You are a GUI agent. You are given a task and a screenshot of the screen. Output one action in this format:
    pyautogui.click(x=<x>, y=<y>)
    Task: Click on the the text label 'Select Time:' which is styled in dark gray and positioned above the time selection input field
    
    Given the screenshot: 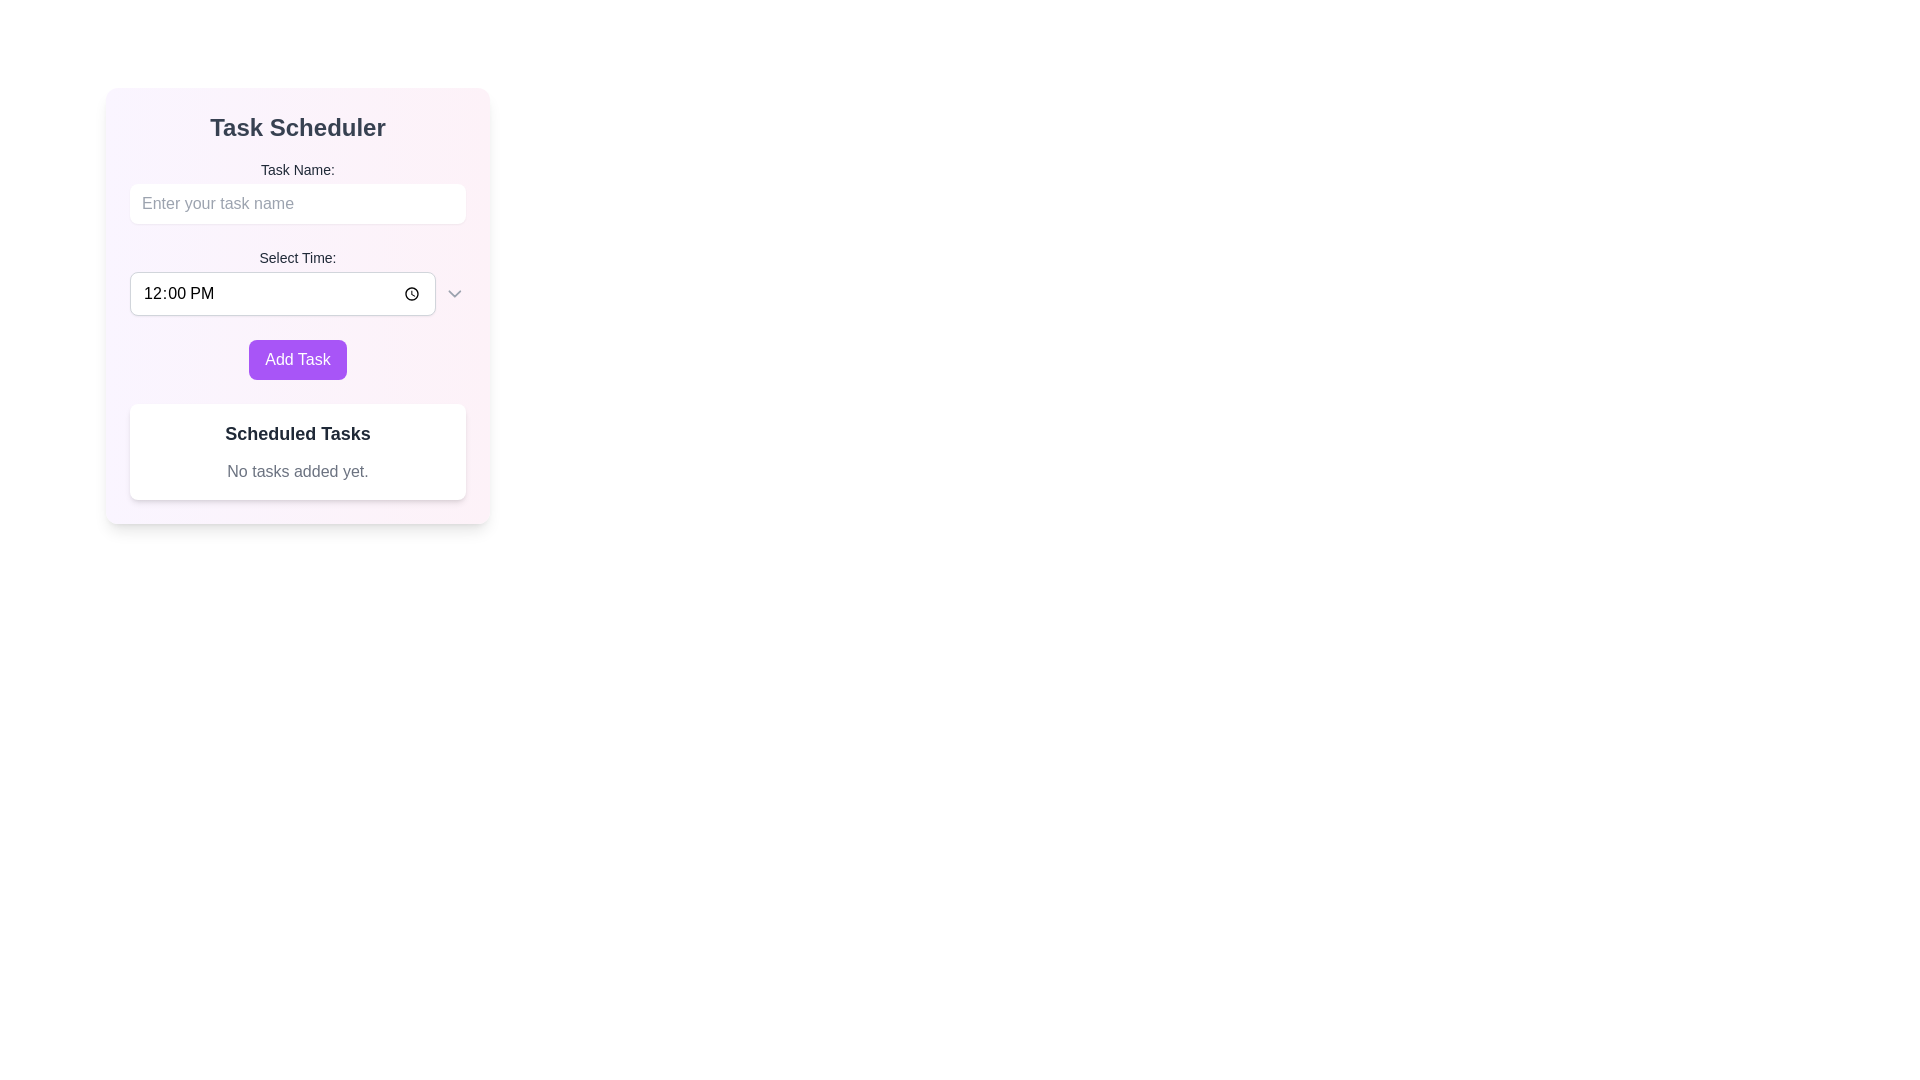 What is the action you would take?
    pyautogui.click(x=296, y=257)
    